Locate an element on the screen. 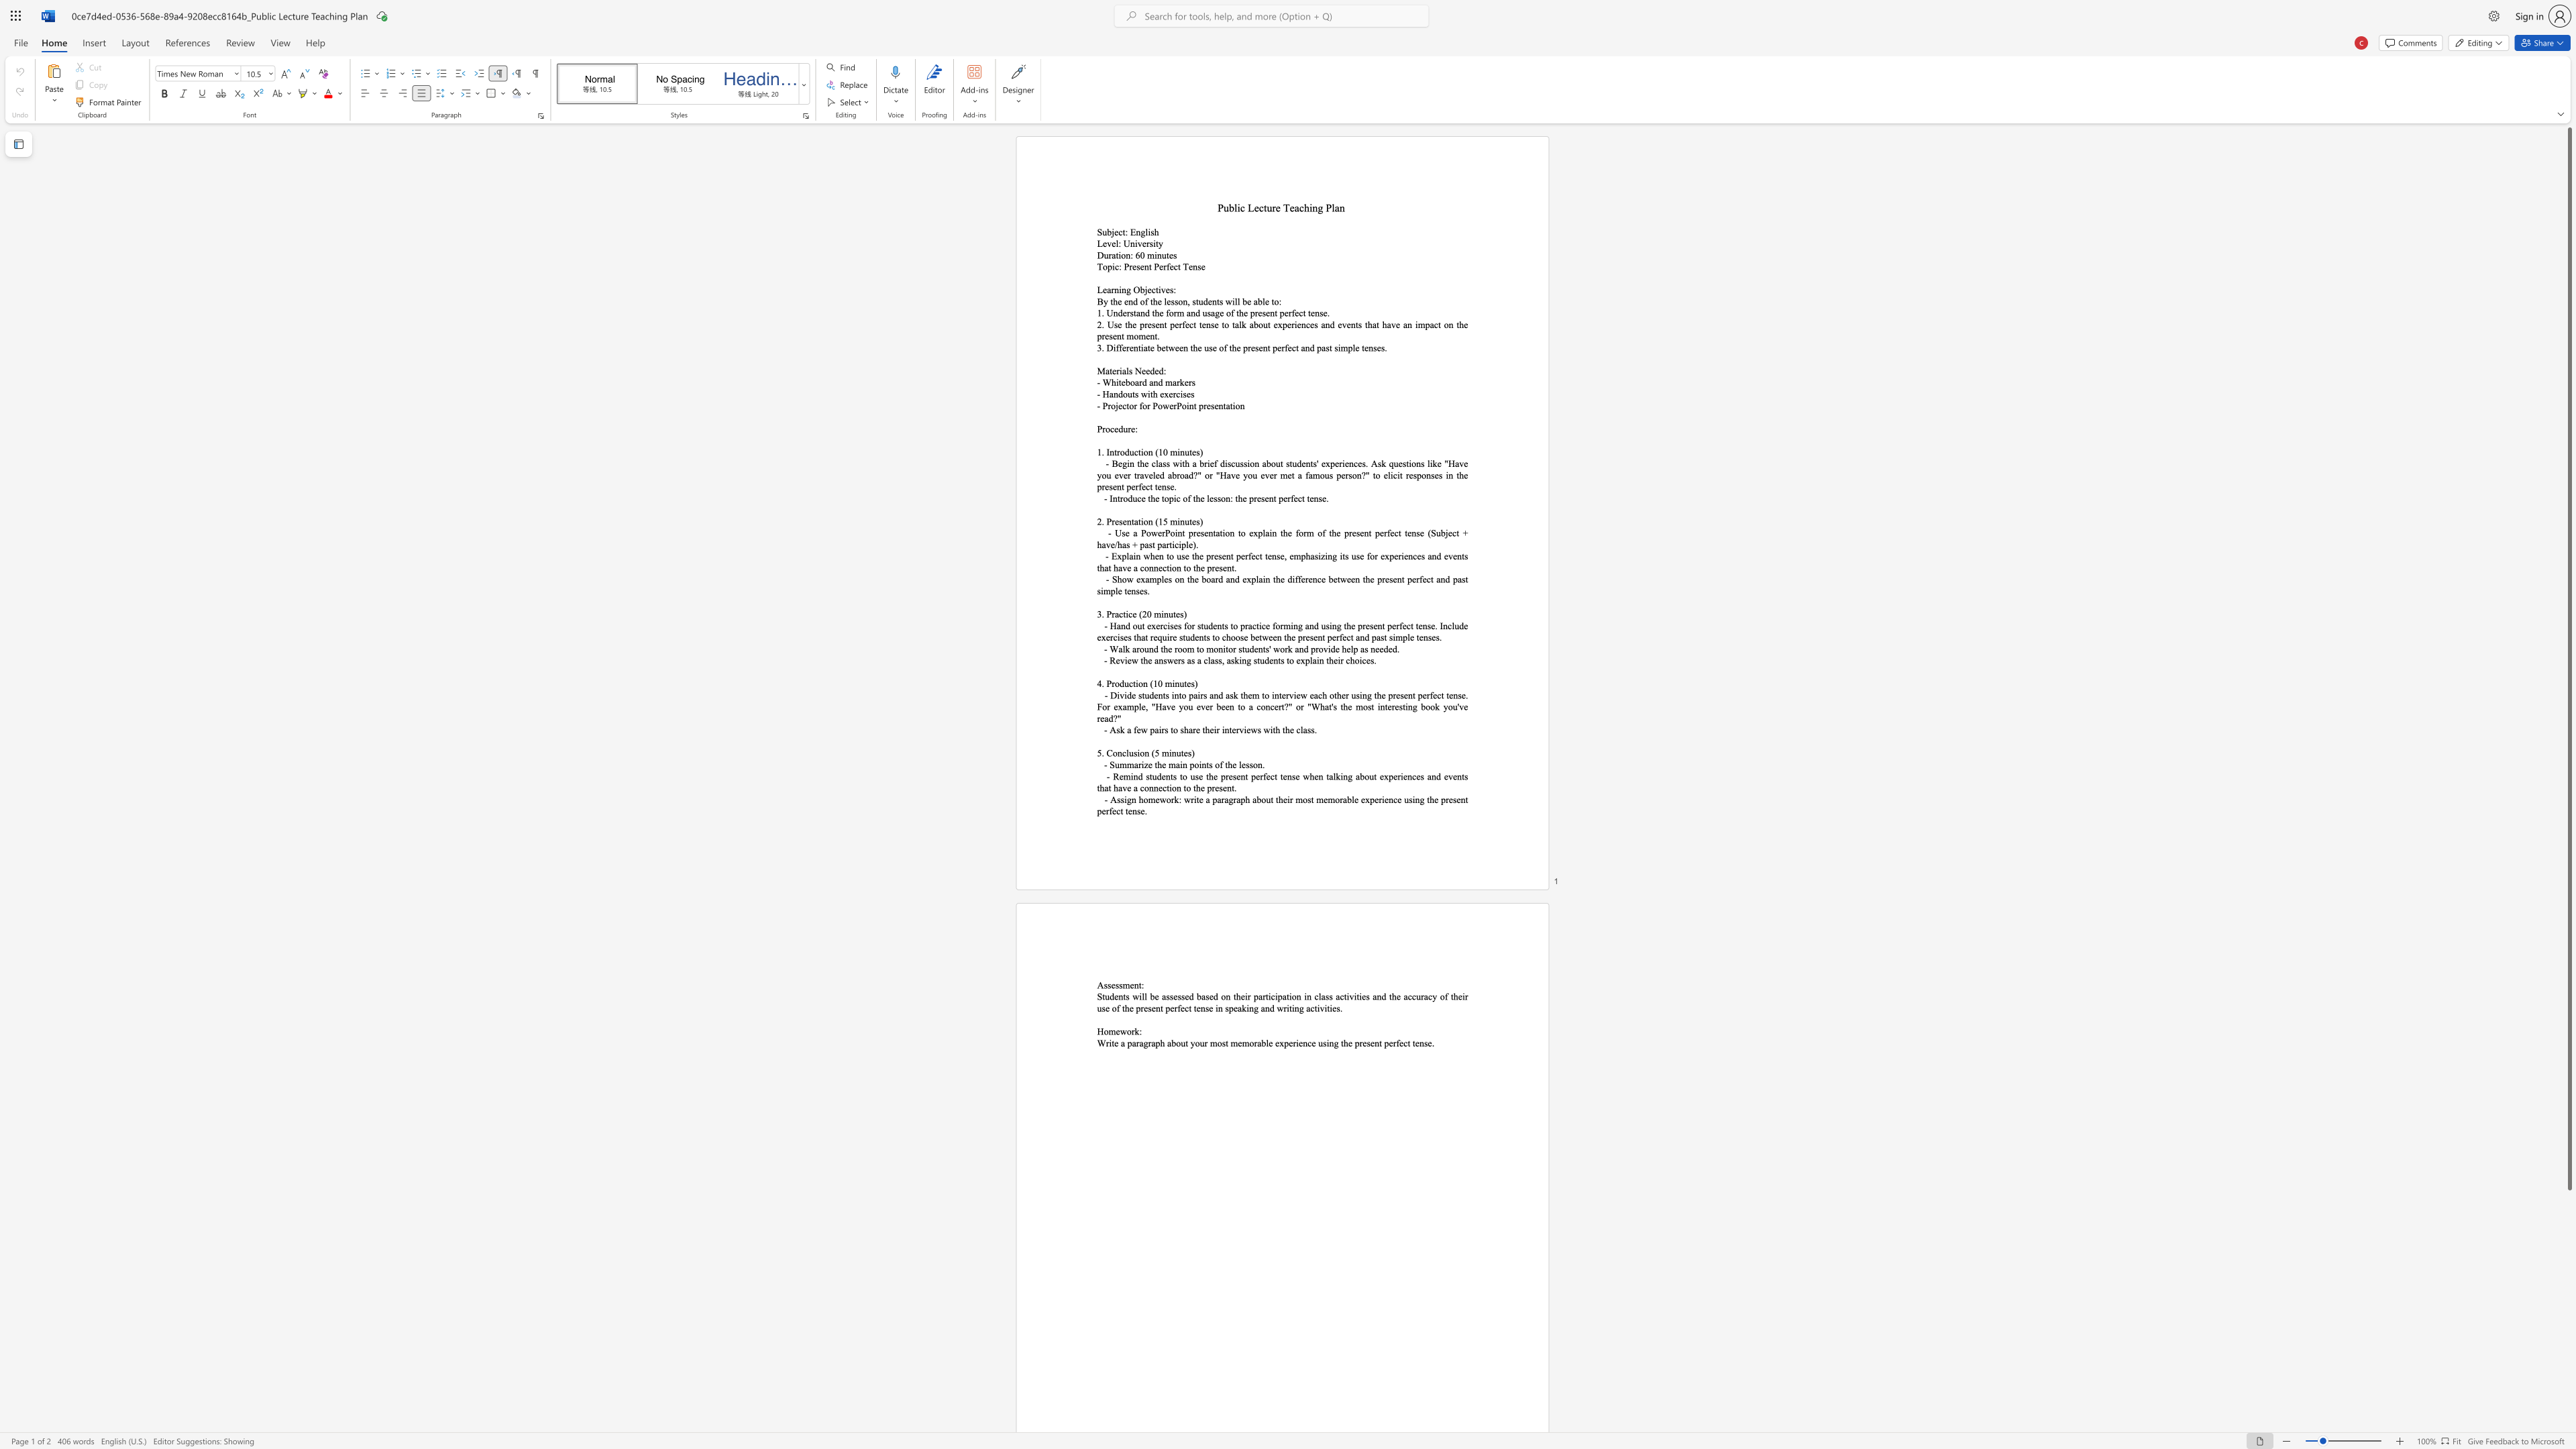 This screenshot has height=1449, width=2576. the 1th character "s" in the text is located at coordinates (1210, 347).